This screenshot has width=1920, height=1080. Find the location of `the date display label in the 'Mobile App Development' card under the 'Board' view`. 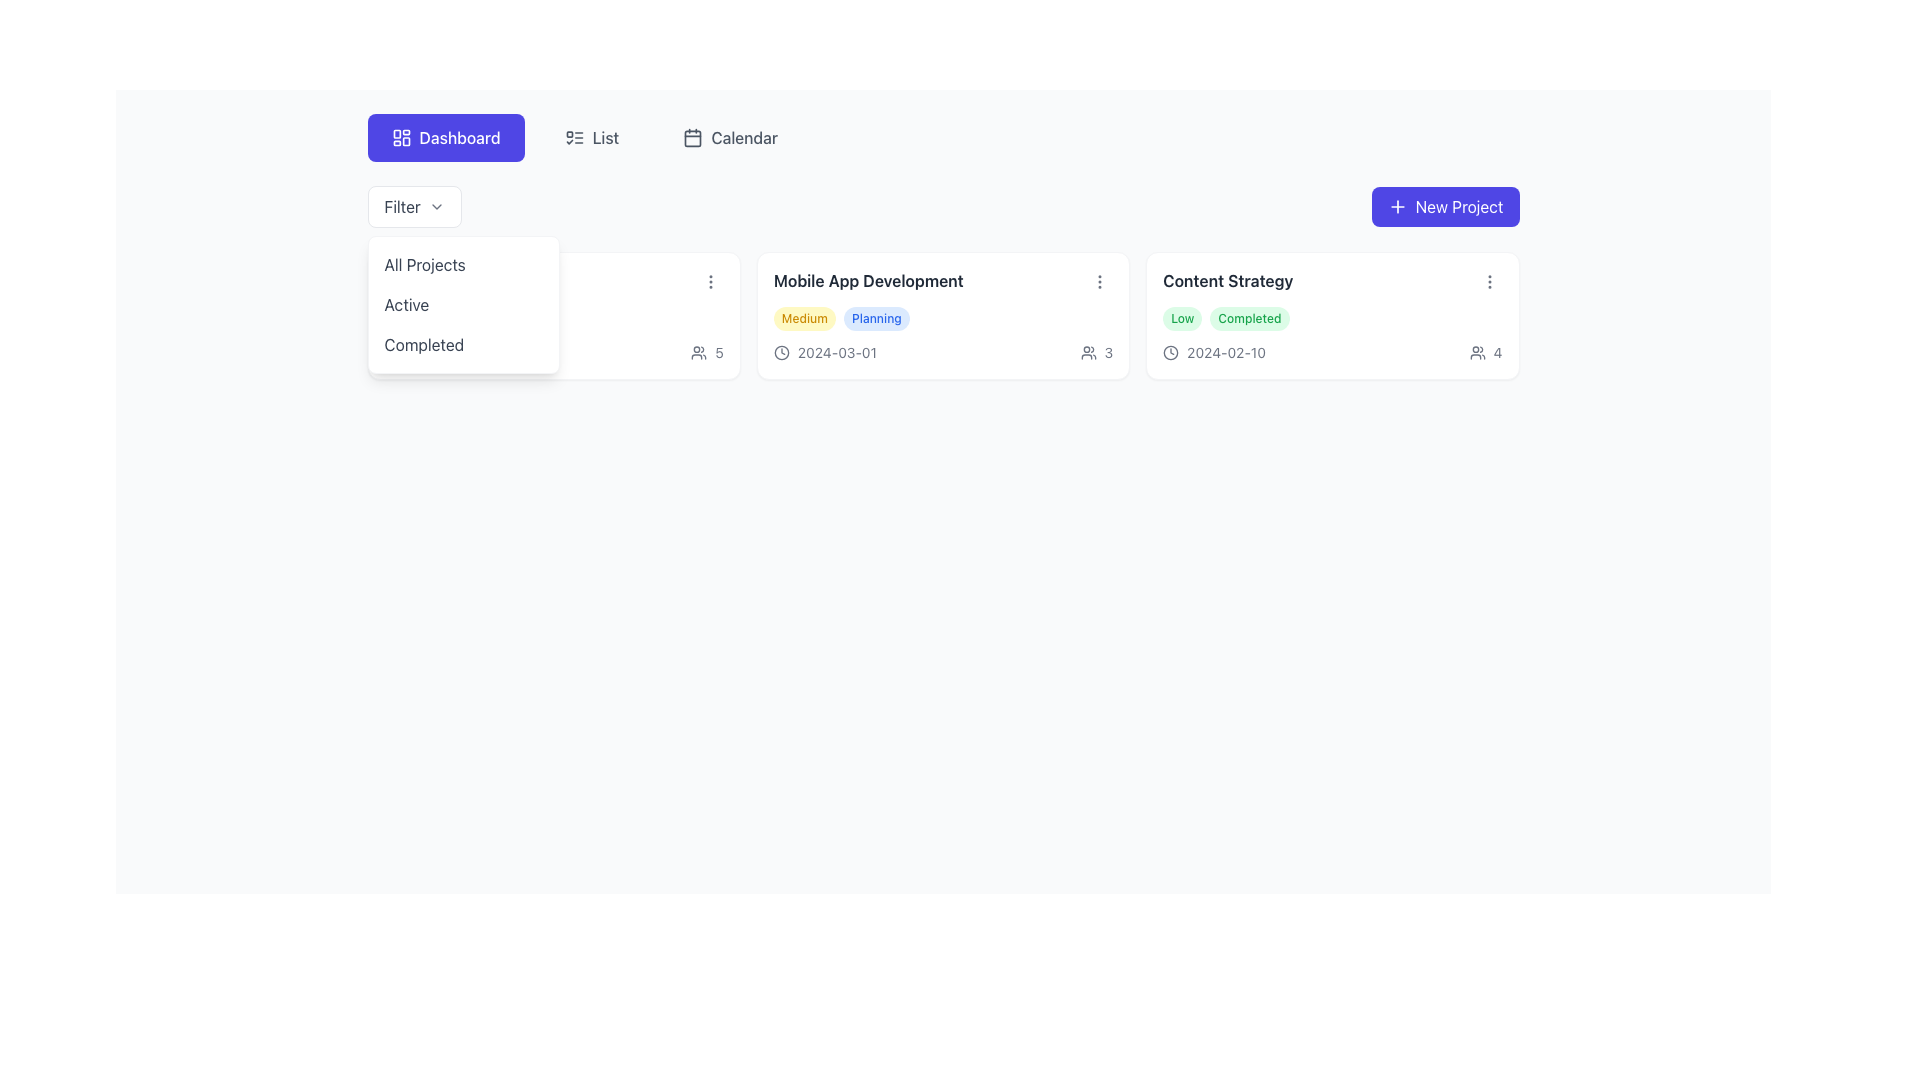

the date display label in the 'Mobile App Development' card under the 'Board' view is located at coordinates (837, 352).